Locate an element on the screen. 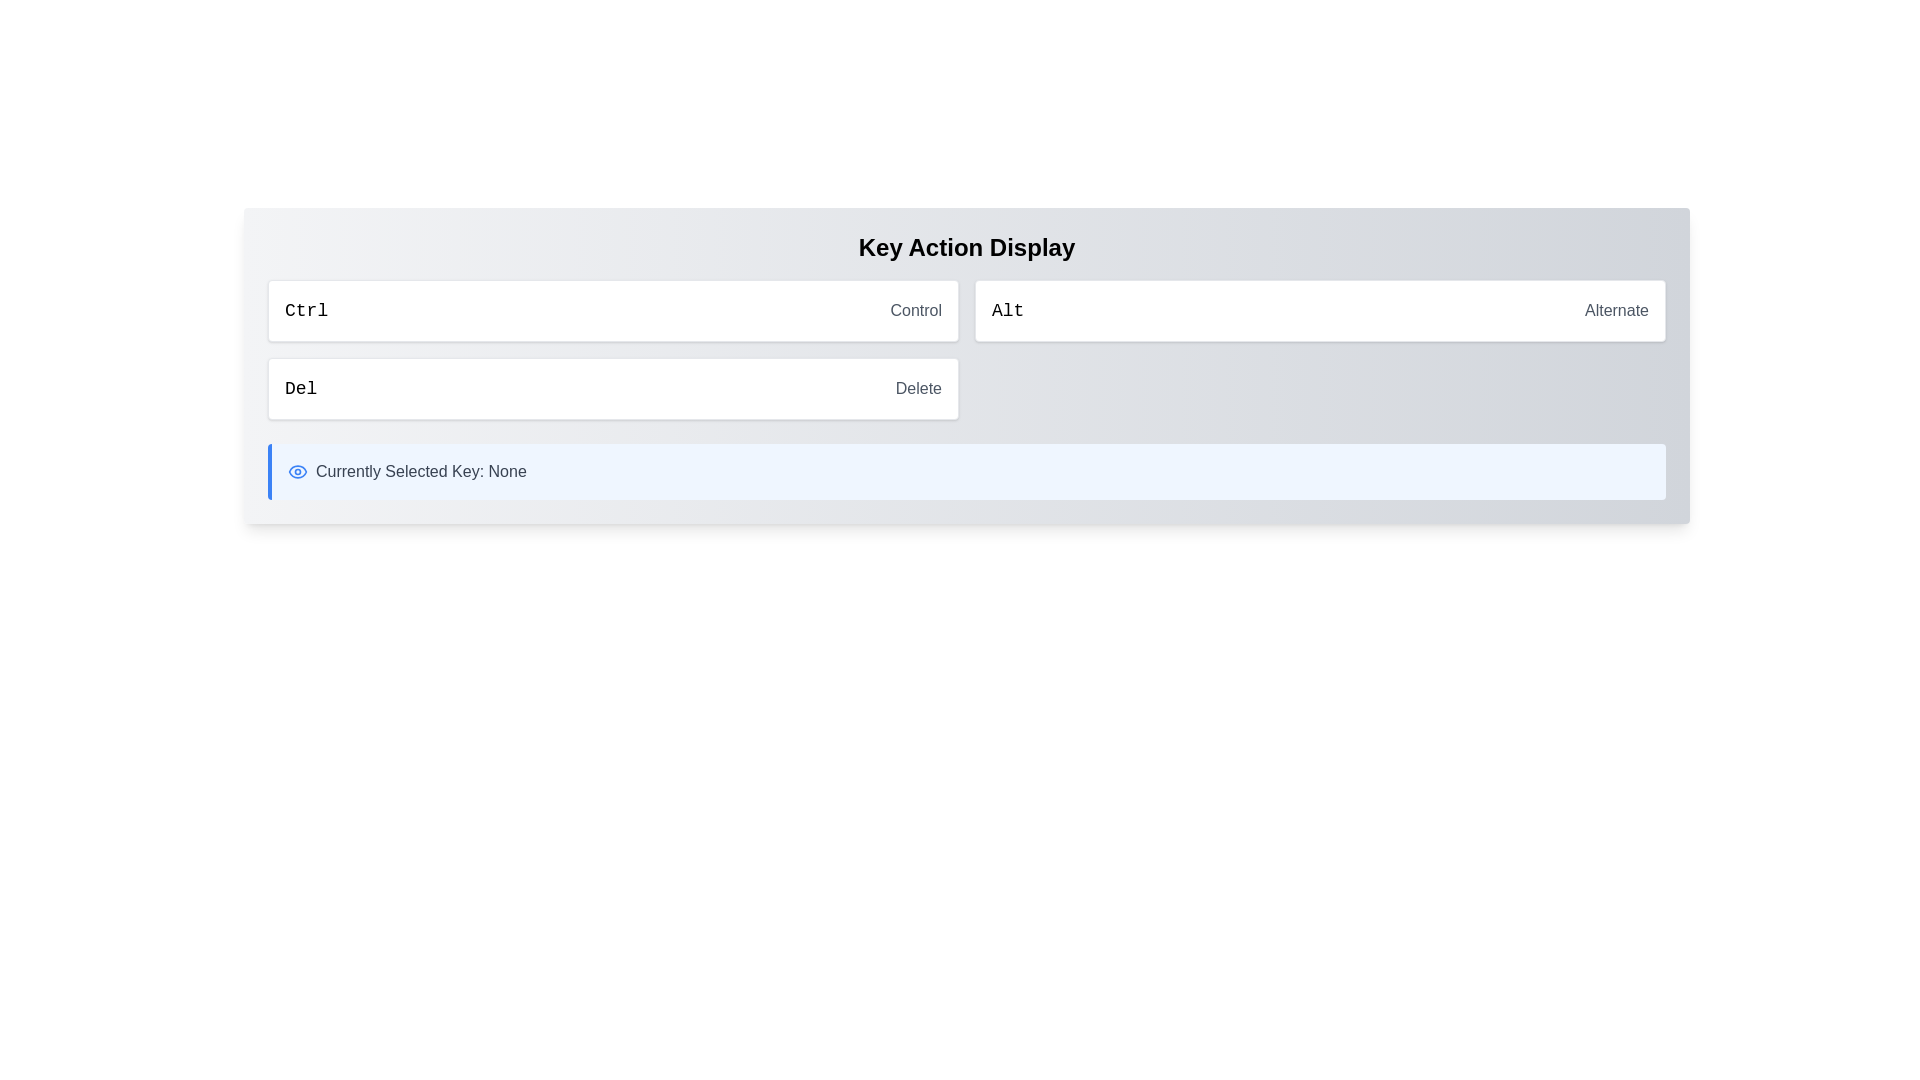  the Text label that describes or represents an attribute, status, or option, located to the right of the 'Alt' label in the top right portion of the user interface is located at coordinates (1617, 311).